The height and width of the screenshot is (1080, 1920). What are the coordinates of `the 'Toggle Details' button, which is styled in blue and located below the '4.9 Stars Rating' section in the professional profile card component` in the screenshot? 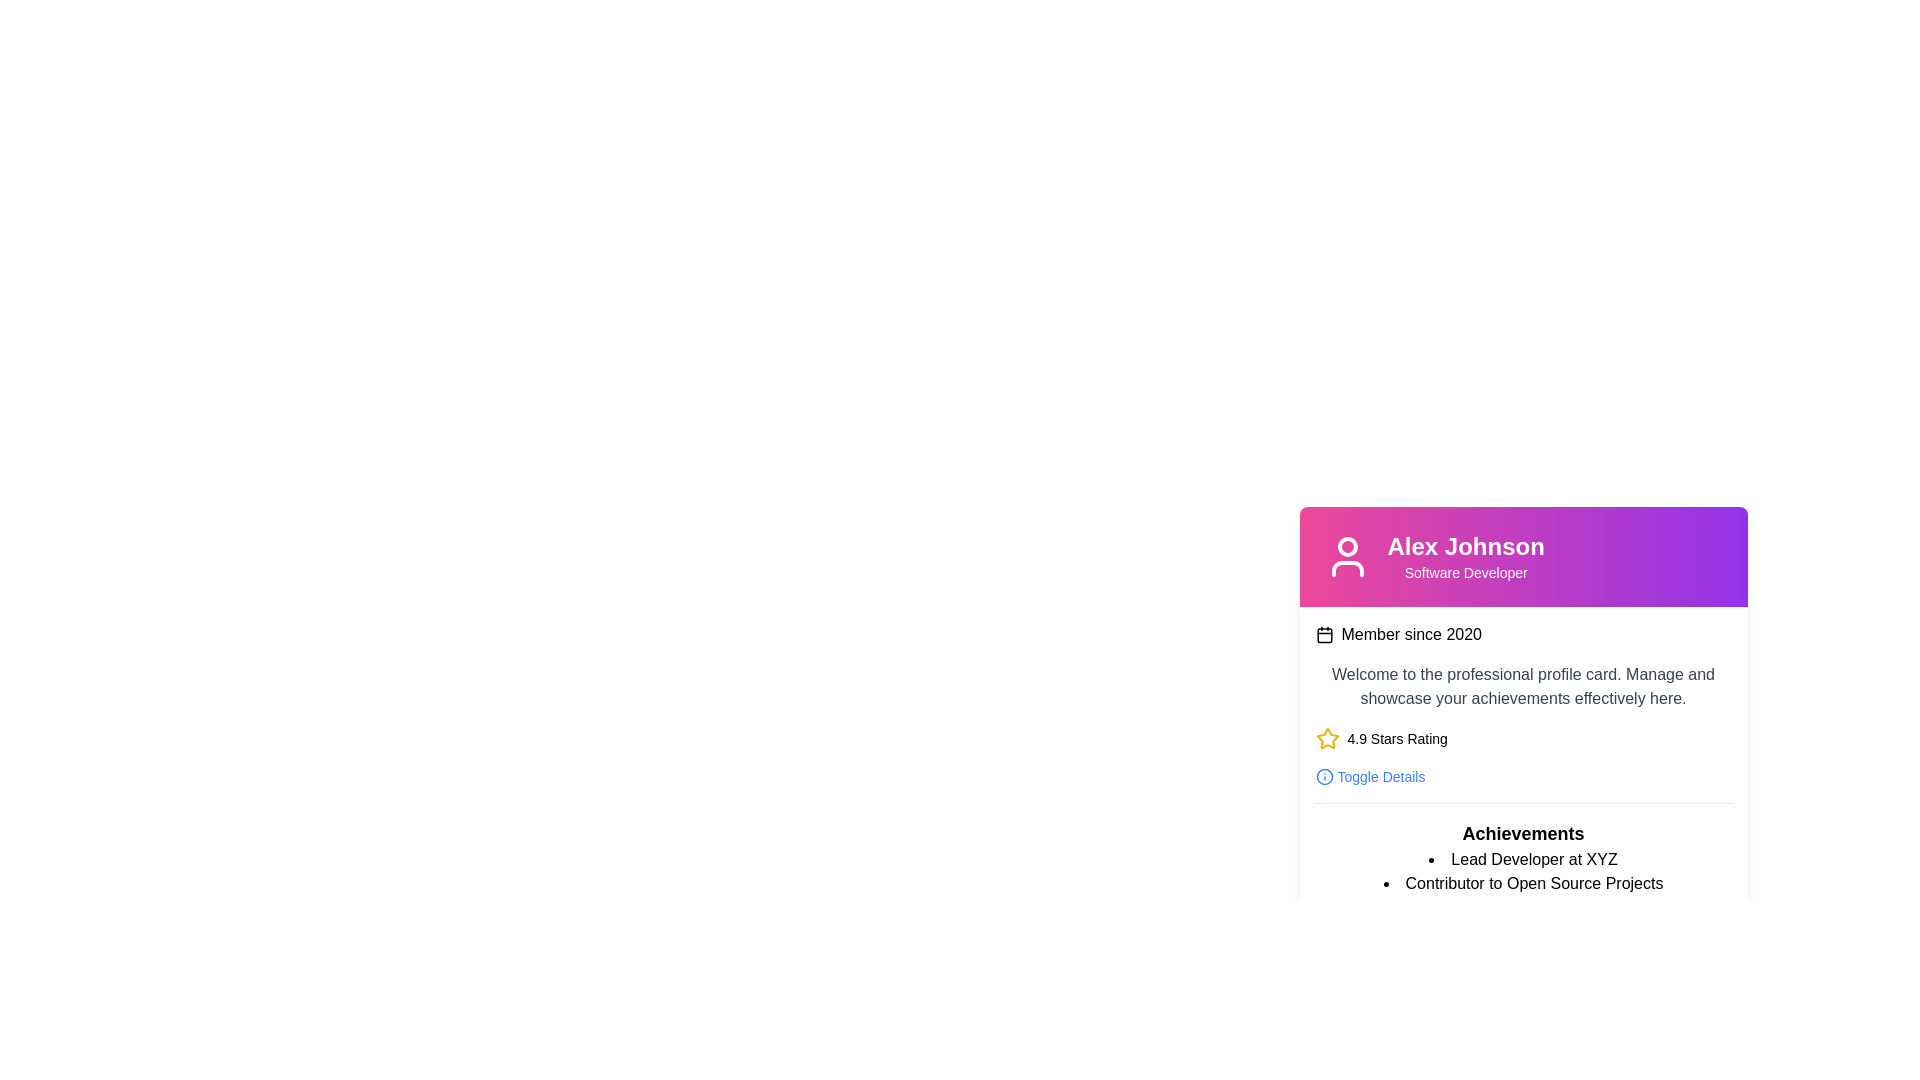 It's located at (1522, 775).